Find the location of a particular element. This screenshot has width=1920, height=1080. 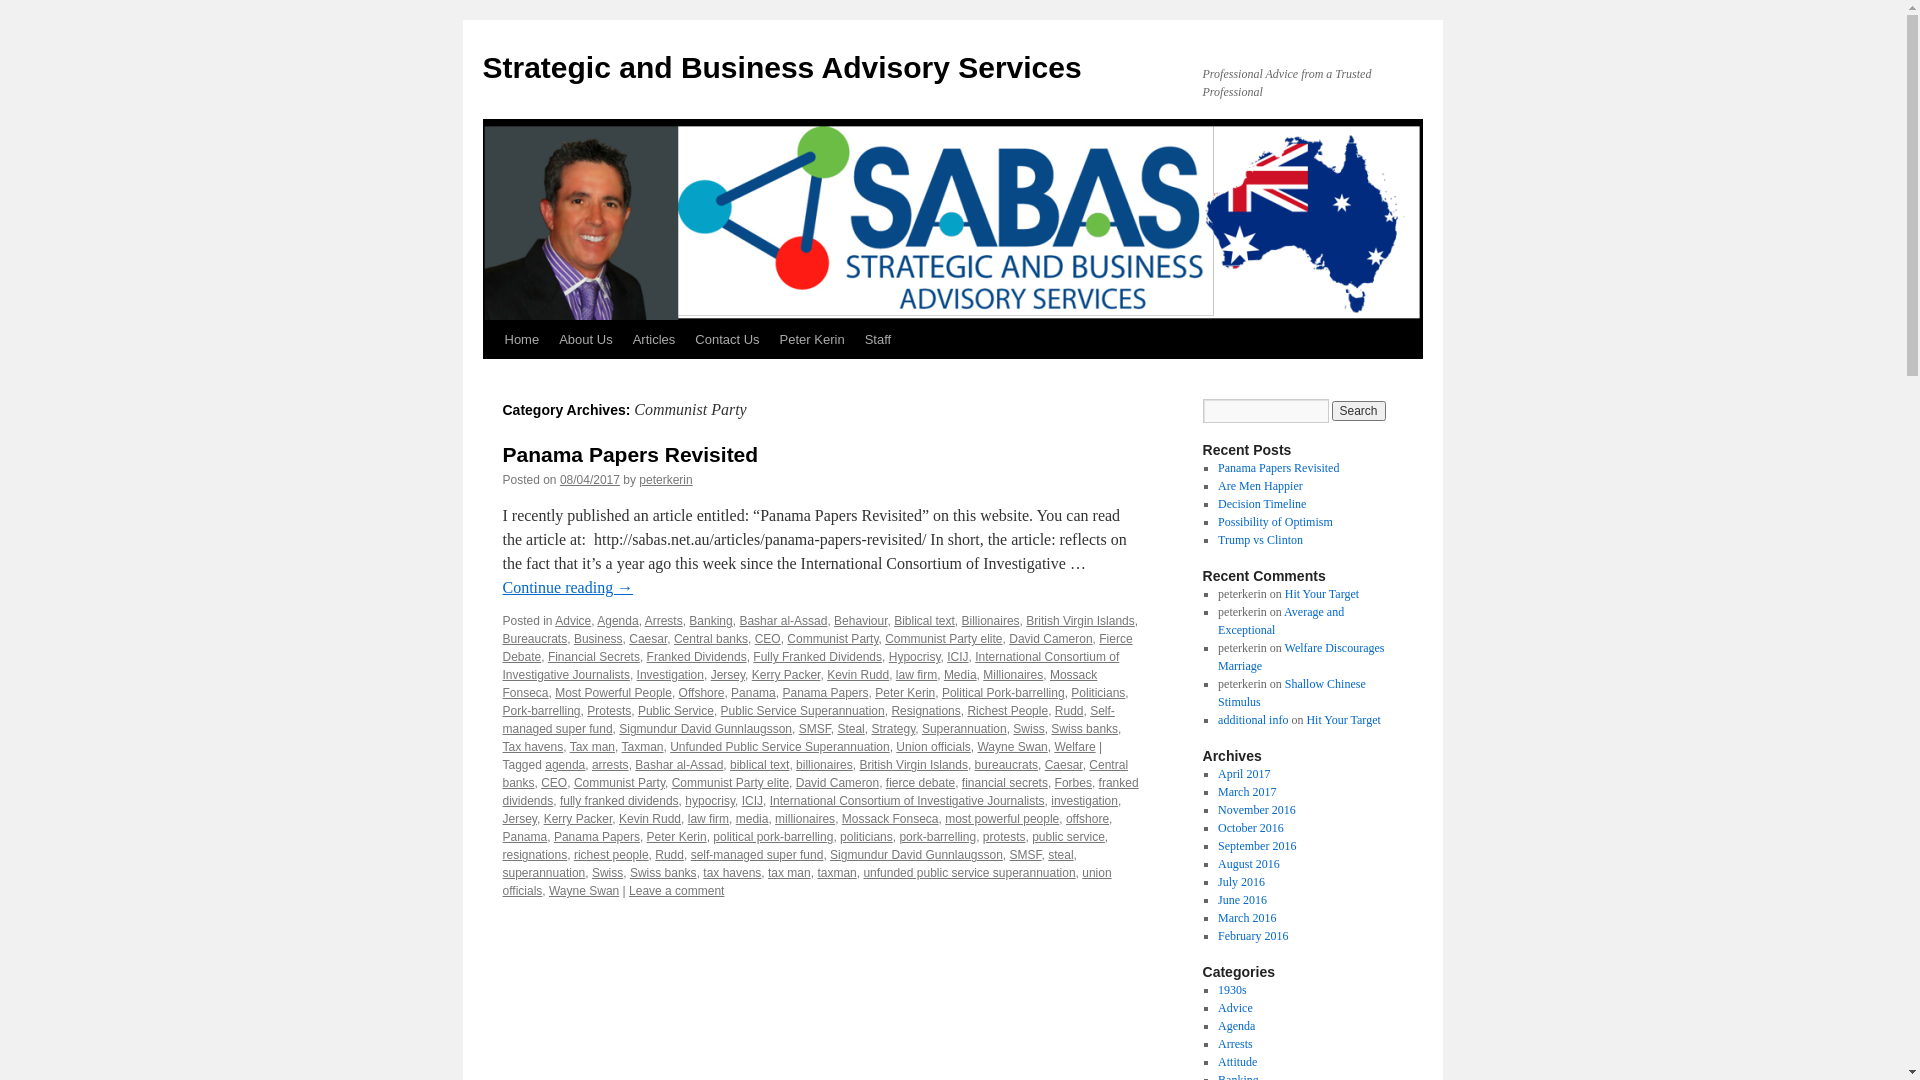

'Are Men Happier' is located at coordinates (1217, 486).